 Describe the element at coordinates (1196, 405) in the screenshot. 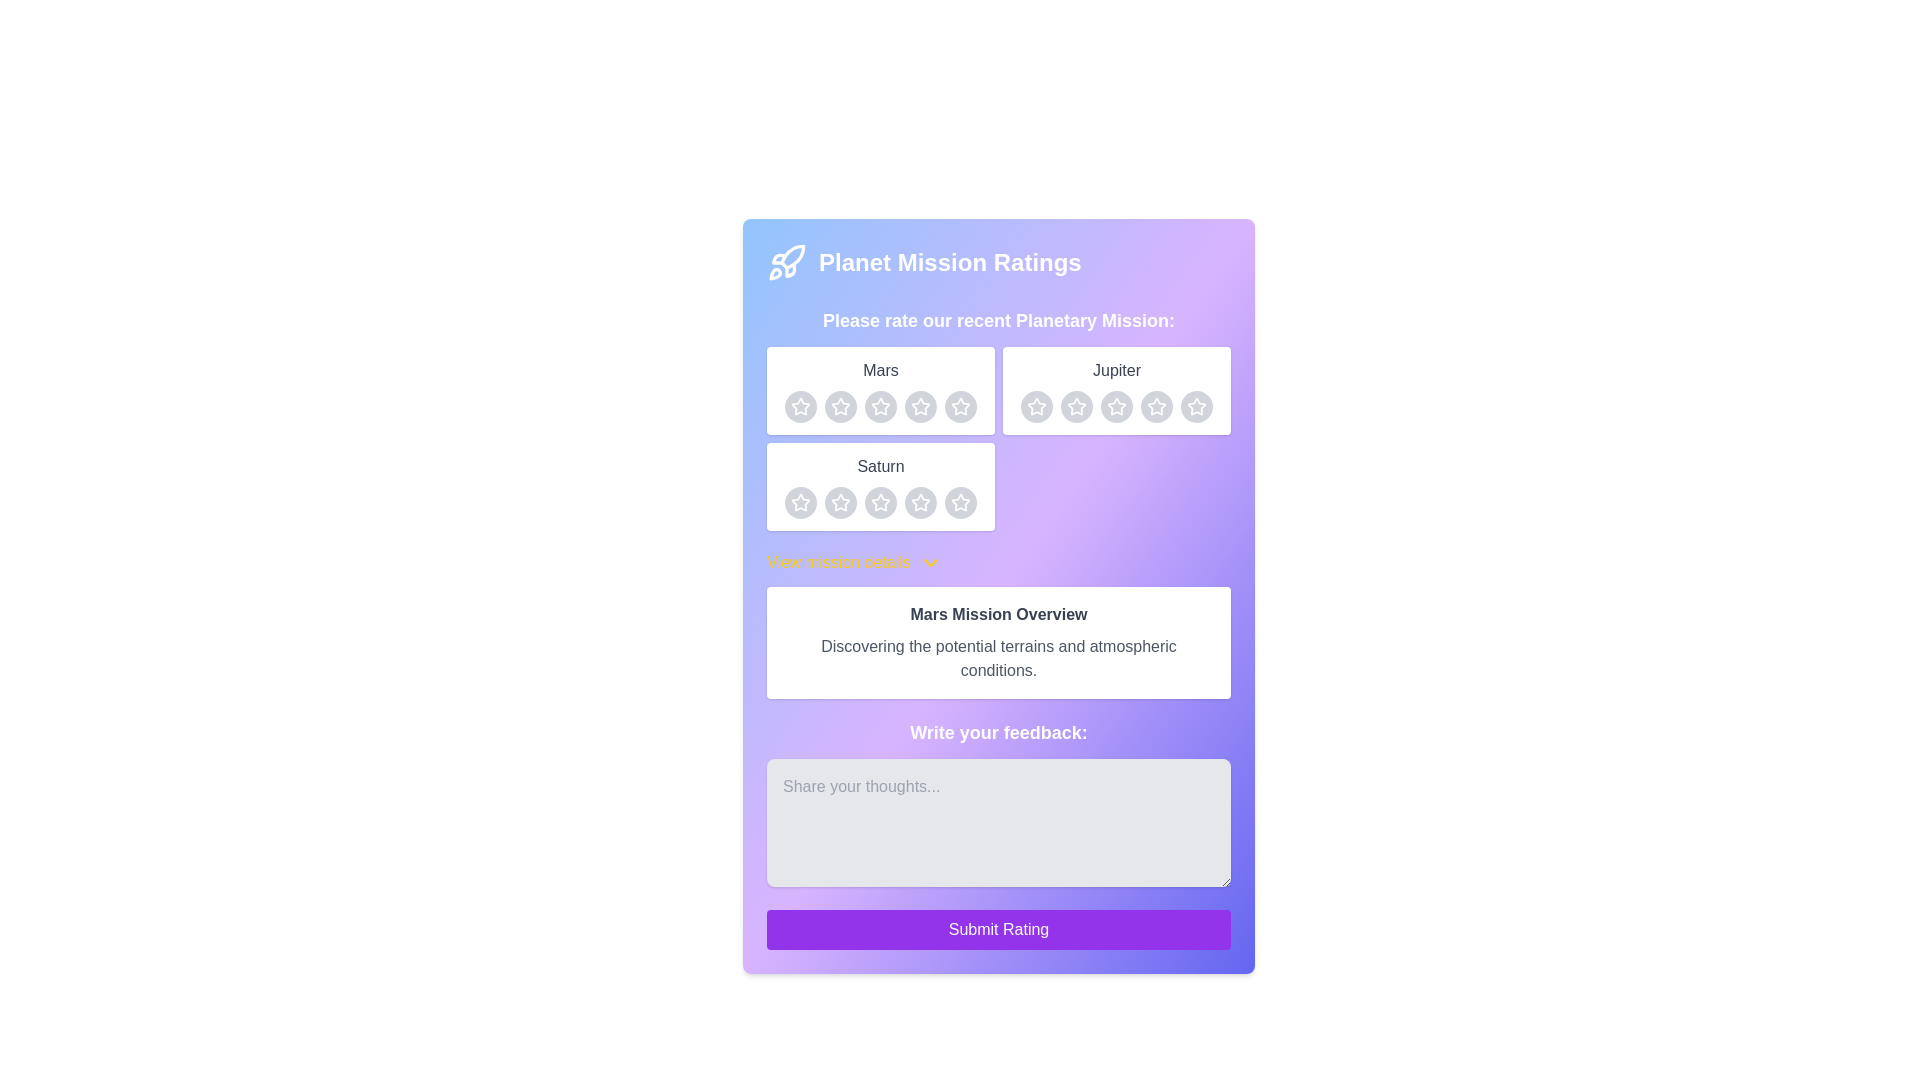

I see `the fifth star icon in the Jupiter rating section, which allows users to set or modify their rating` at that location.